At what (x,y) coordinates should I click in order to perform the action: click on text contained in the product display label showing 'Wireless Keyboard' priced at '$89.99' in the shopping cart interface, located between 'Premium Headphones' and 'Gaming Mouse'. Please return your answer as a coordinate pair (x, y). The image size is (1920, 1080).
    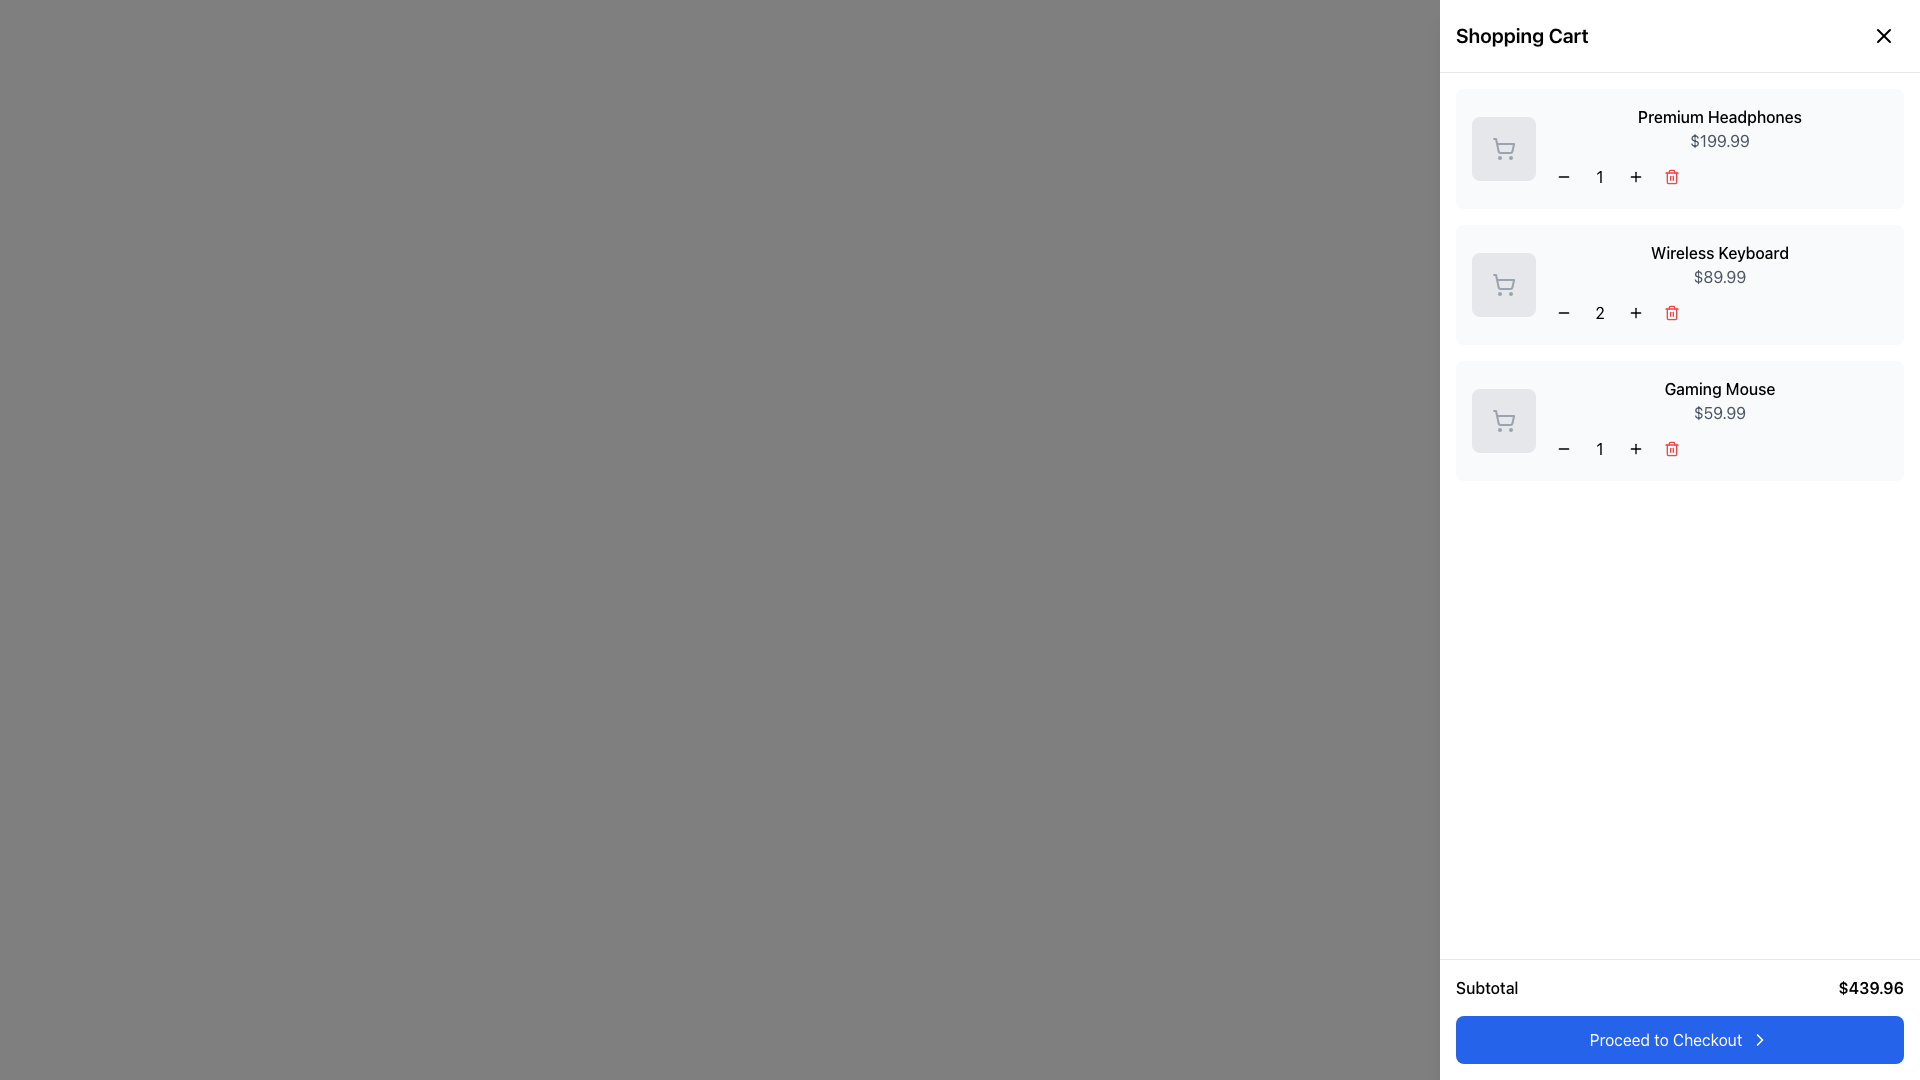
    Looking at the image, I should click on (1718, 285).